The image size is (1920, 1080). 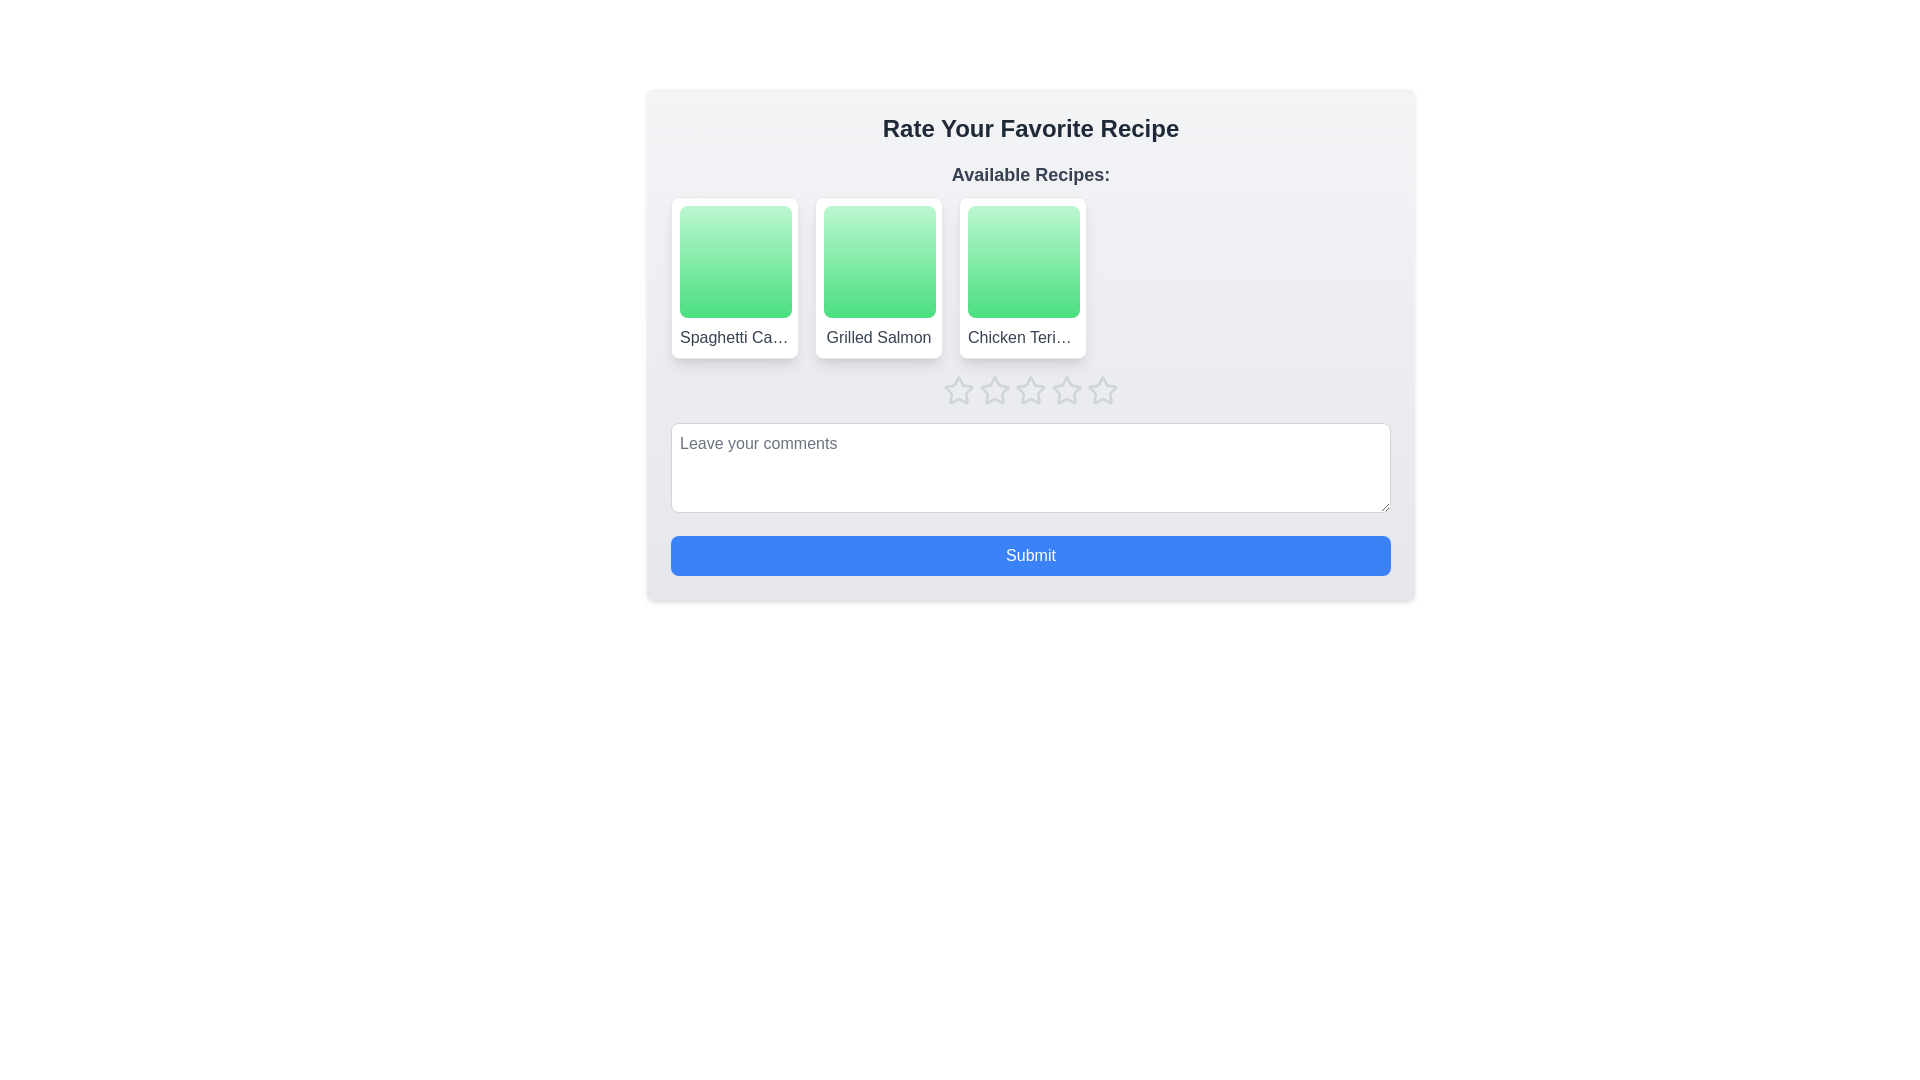 I want to click on the fifth star in the star rating system below the 'Chicken Teriyaki' recipe card, so click(x=1102, y=390).